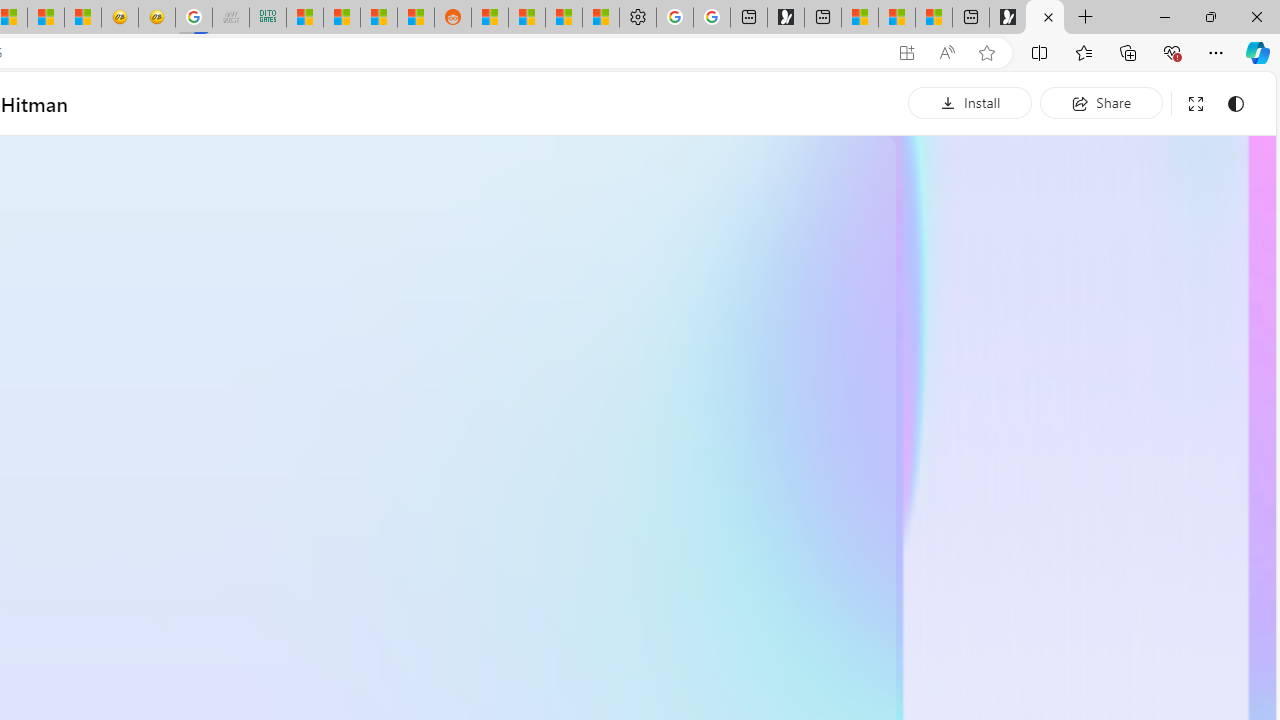  Describe the element at coordinates (415, 17) in the screenshot. I see `'MSN'` at that location.